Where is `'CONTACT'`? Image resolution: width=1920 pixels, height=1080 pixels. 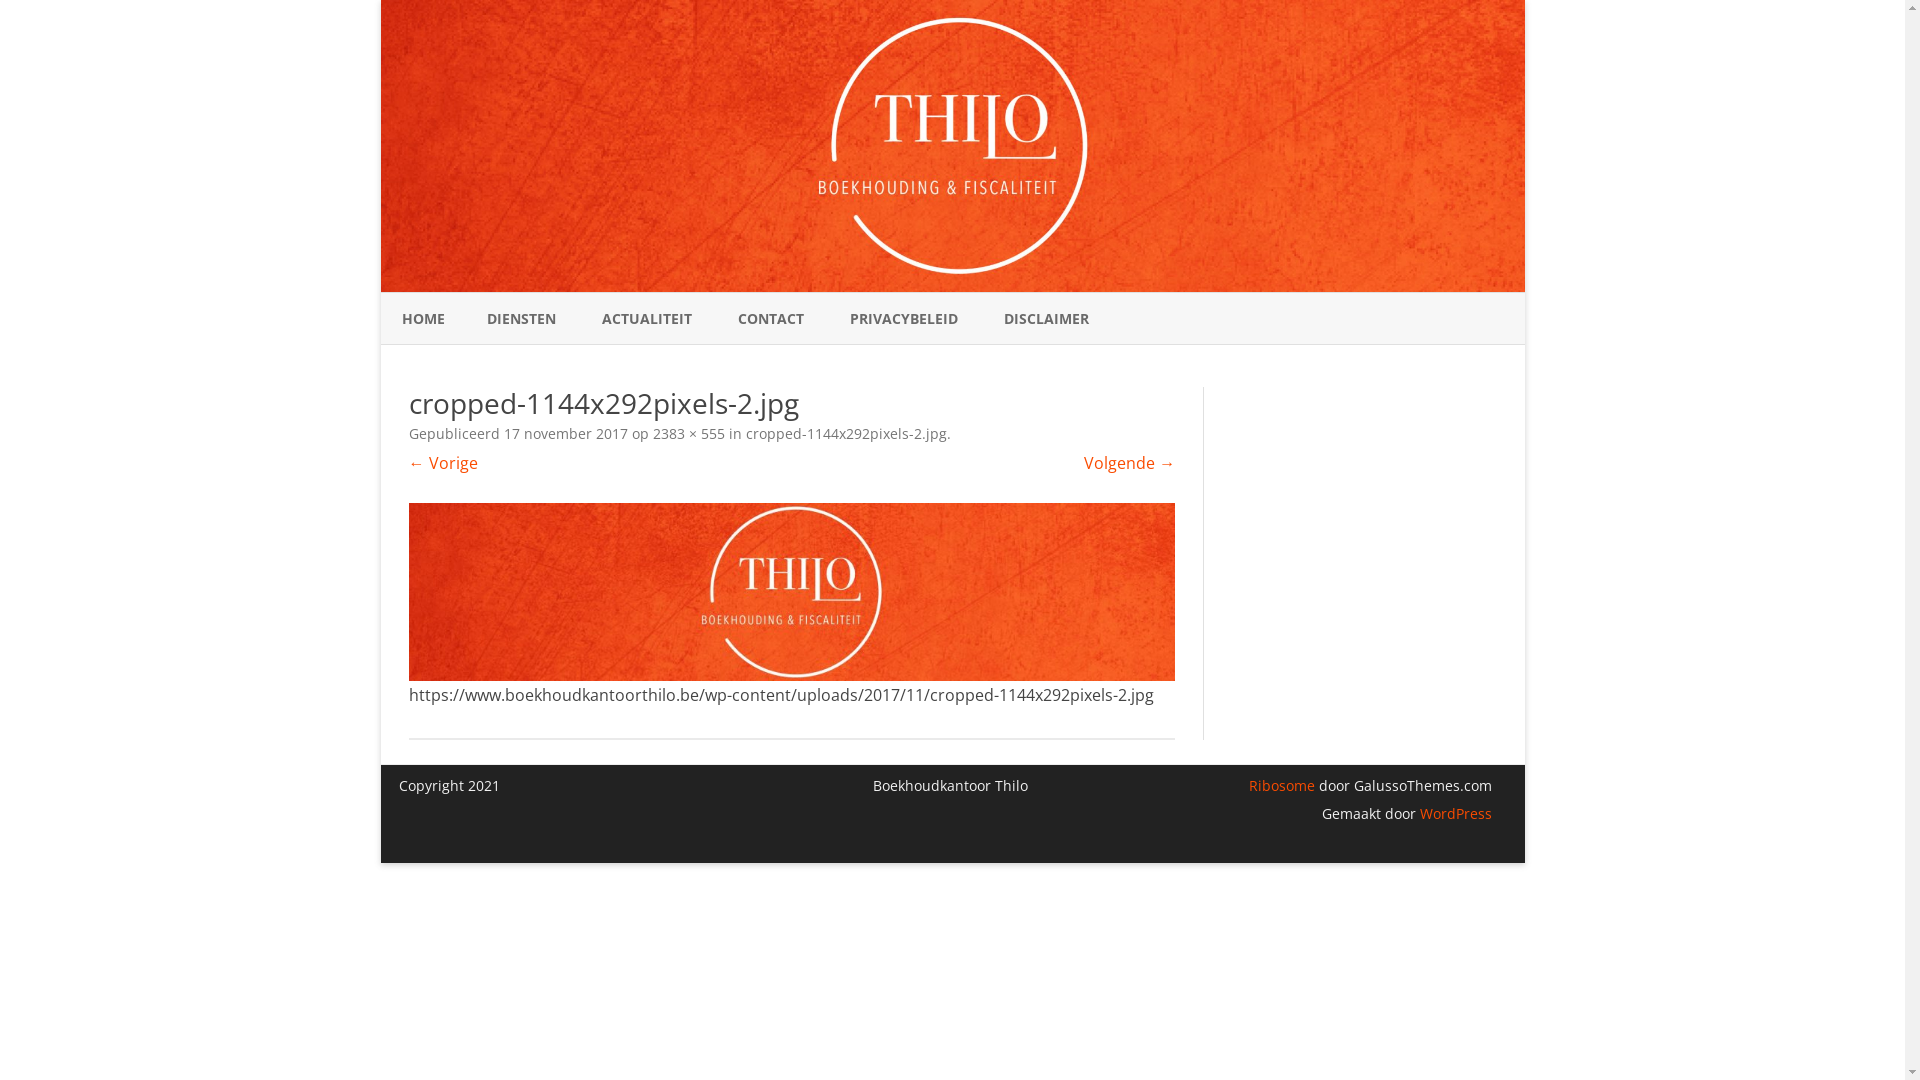
'CONTACT' is located at coordinates (770, 318).